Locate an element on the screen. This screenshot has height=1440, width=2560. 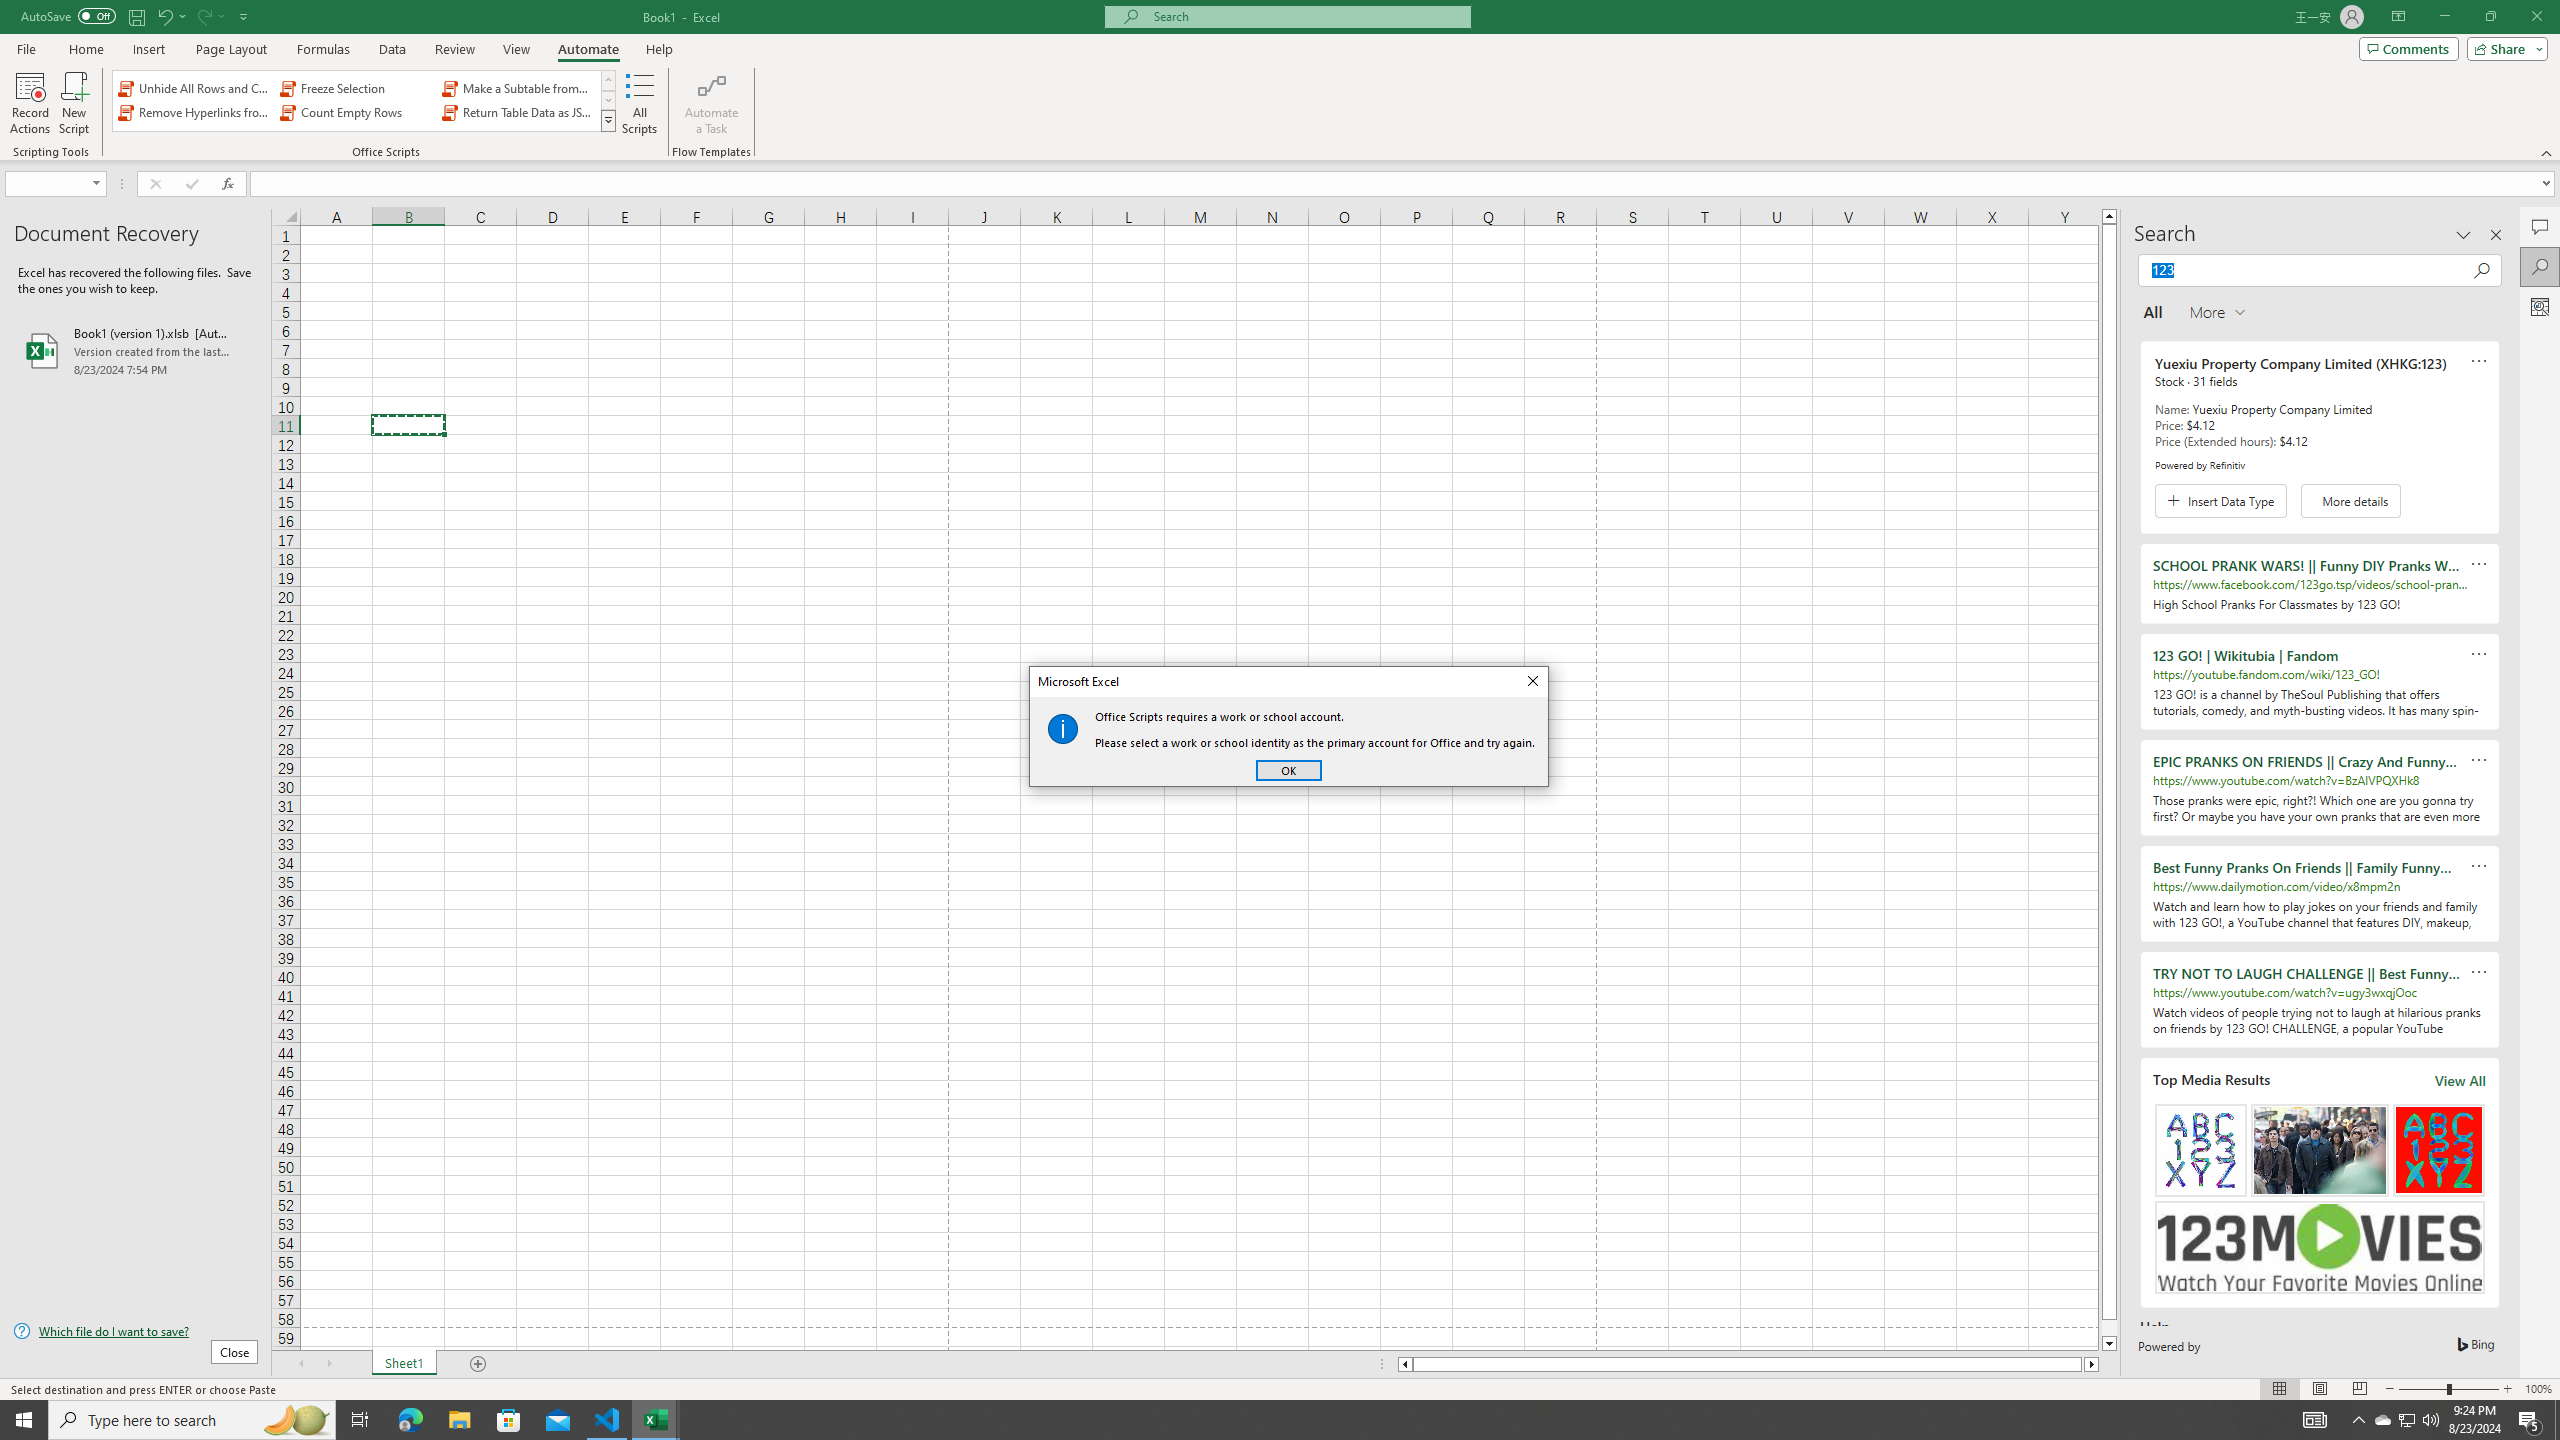
'Start' is located at coordinates (24, 1418).